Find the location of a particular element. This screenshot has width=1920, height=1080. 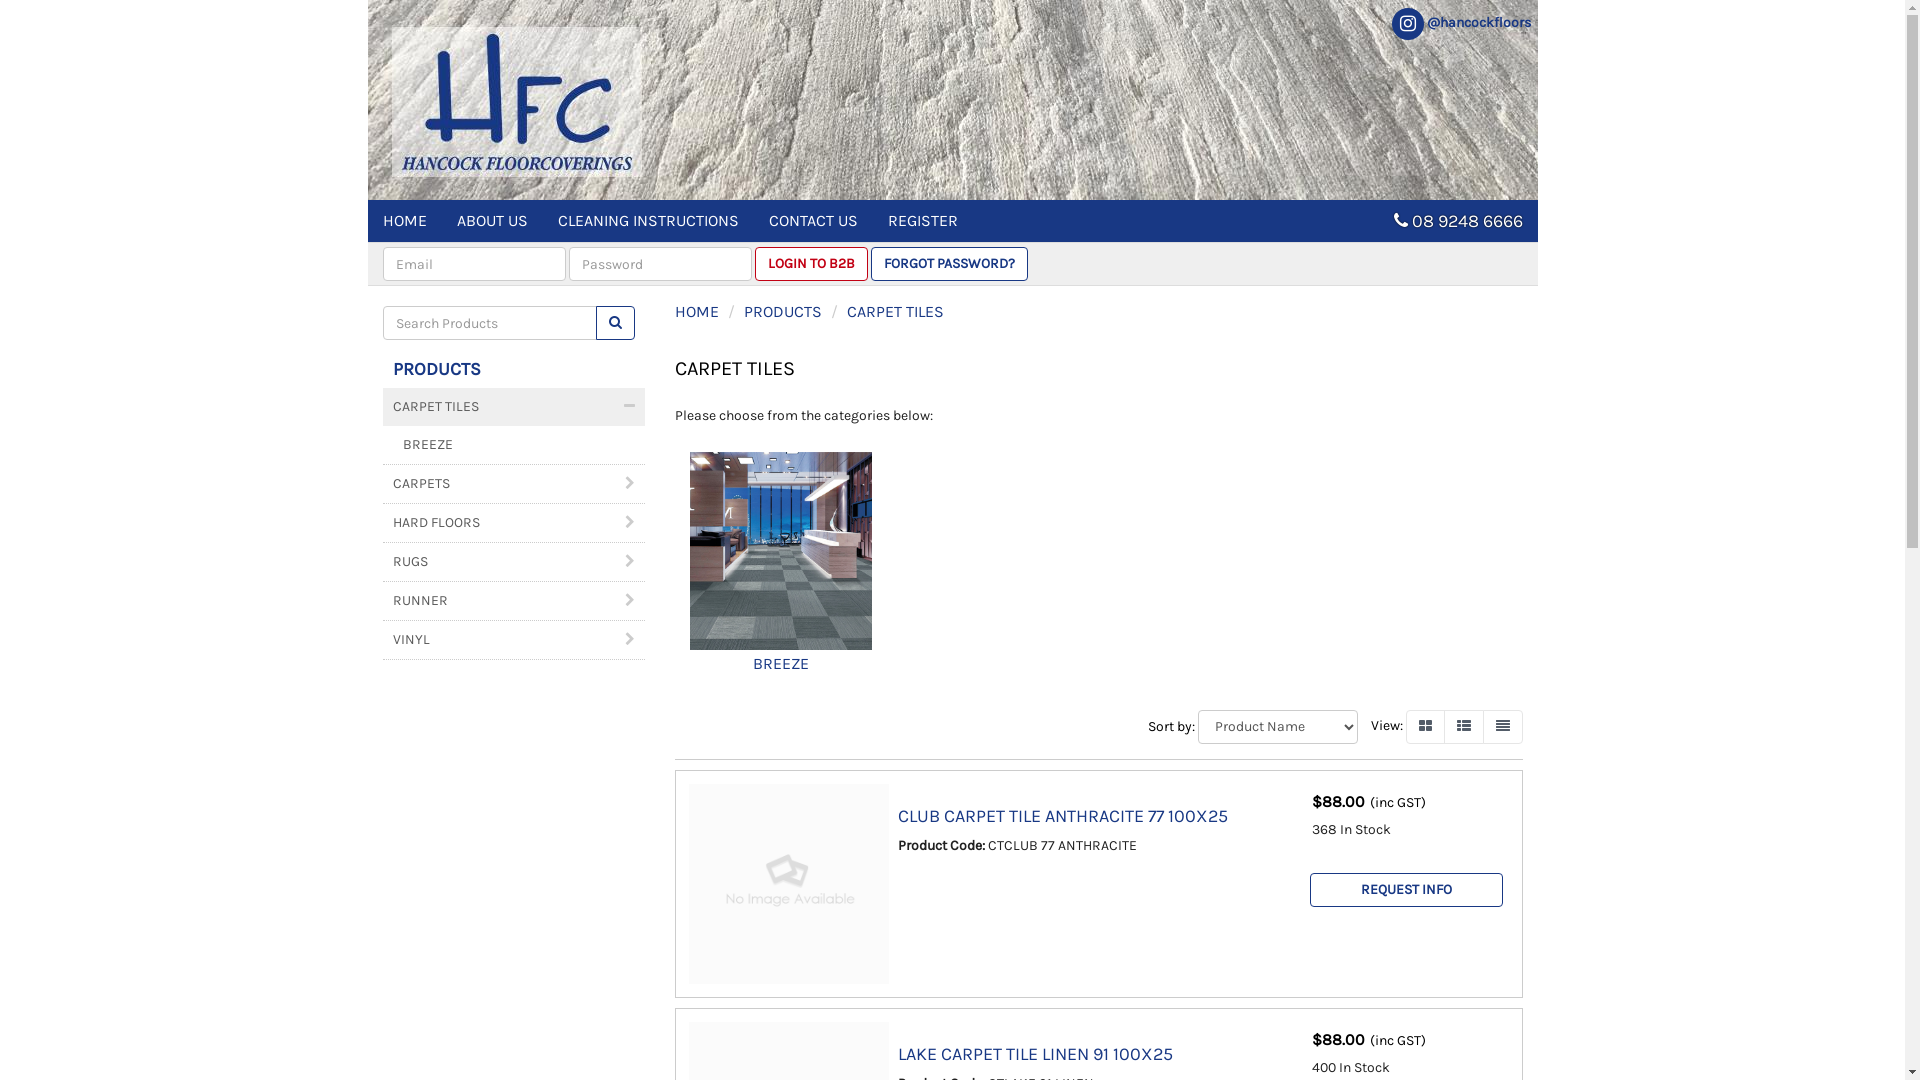

'LAKE CARPET TILE LINEN 91 100X25' is located at coordinates (1035, 1052).